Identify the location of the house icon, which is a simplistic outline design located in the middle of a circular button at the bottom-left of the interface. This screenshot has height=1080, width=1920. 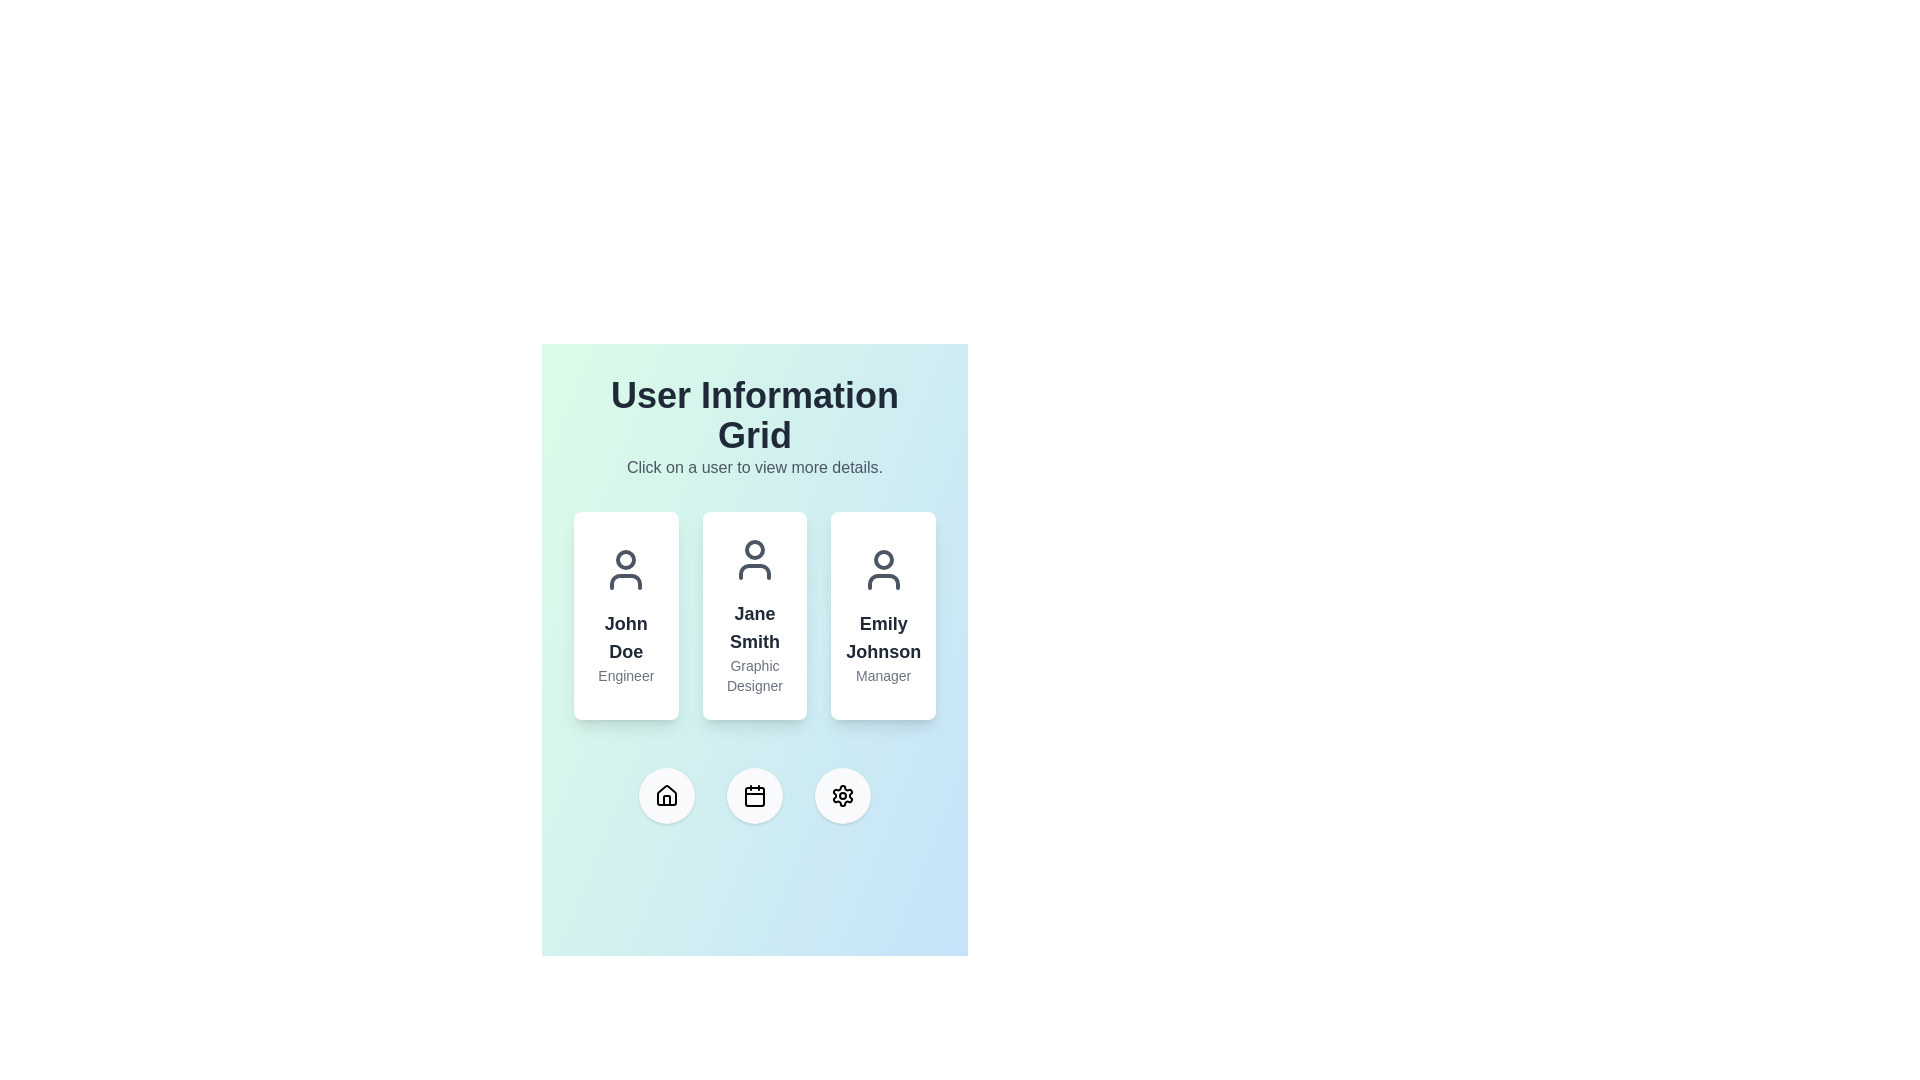
(667, 793).